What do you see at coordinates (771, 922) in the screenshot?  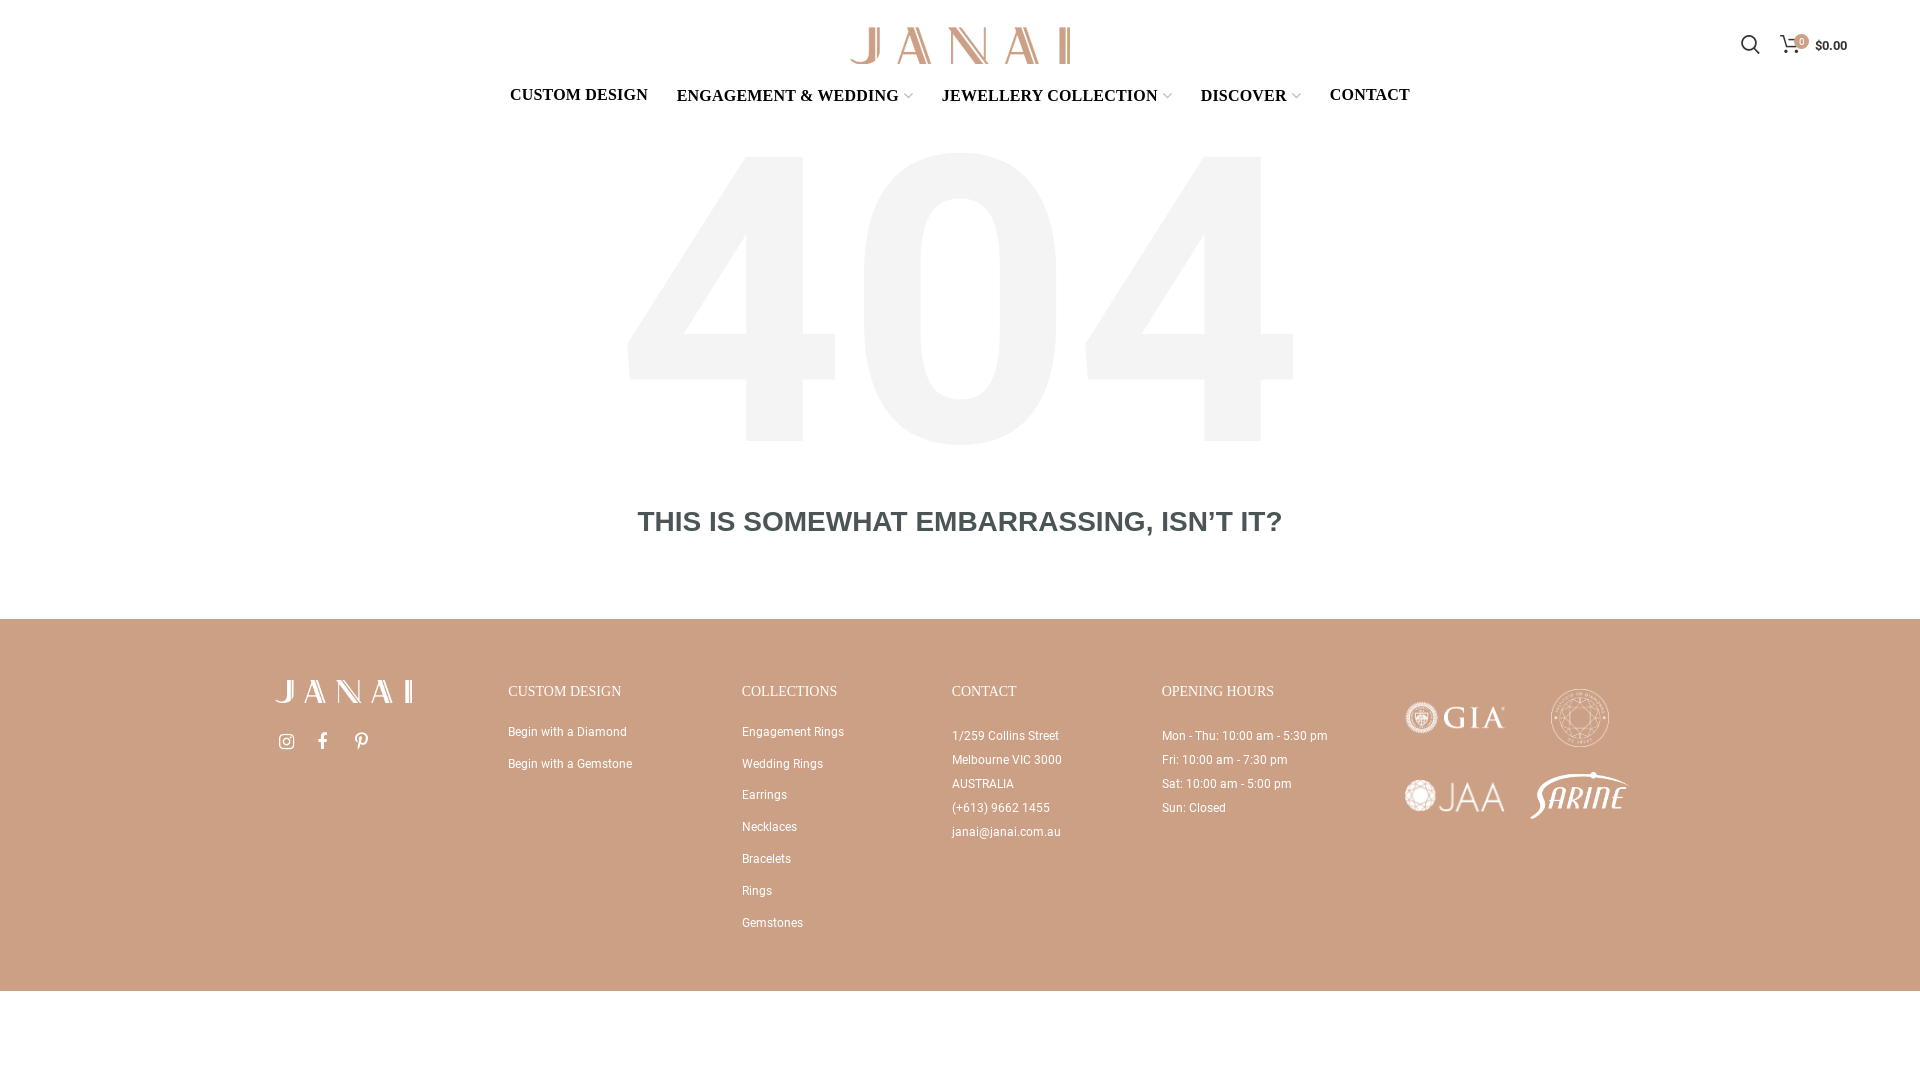 I see `'Gemstones'` at bounding box center [771, 922].